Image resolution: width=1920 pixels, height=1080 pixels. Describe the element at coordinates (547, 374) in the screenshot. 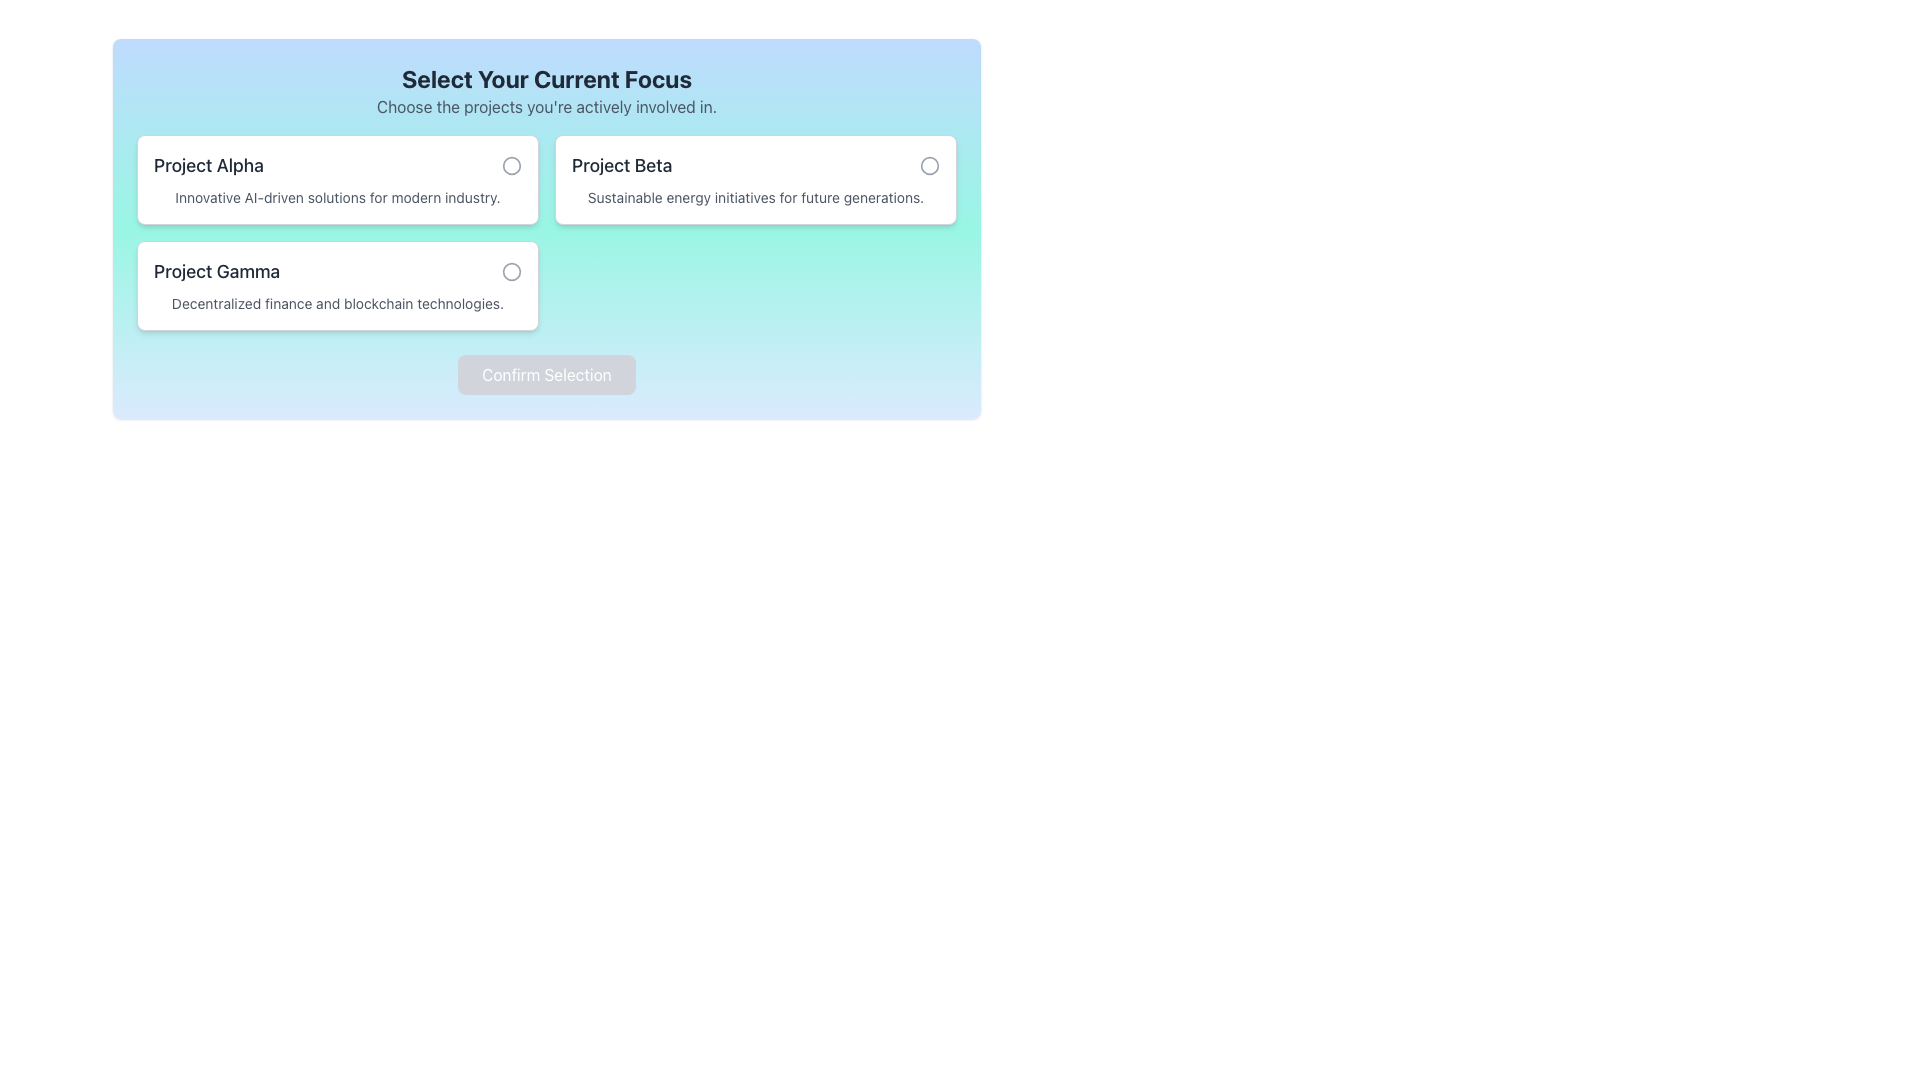

I see `the 'Confirm Selection' button, which is a rectangular button with a teal background and white text, located at the bottom center of the interface` at that location.